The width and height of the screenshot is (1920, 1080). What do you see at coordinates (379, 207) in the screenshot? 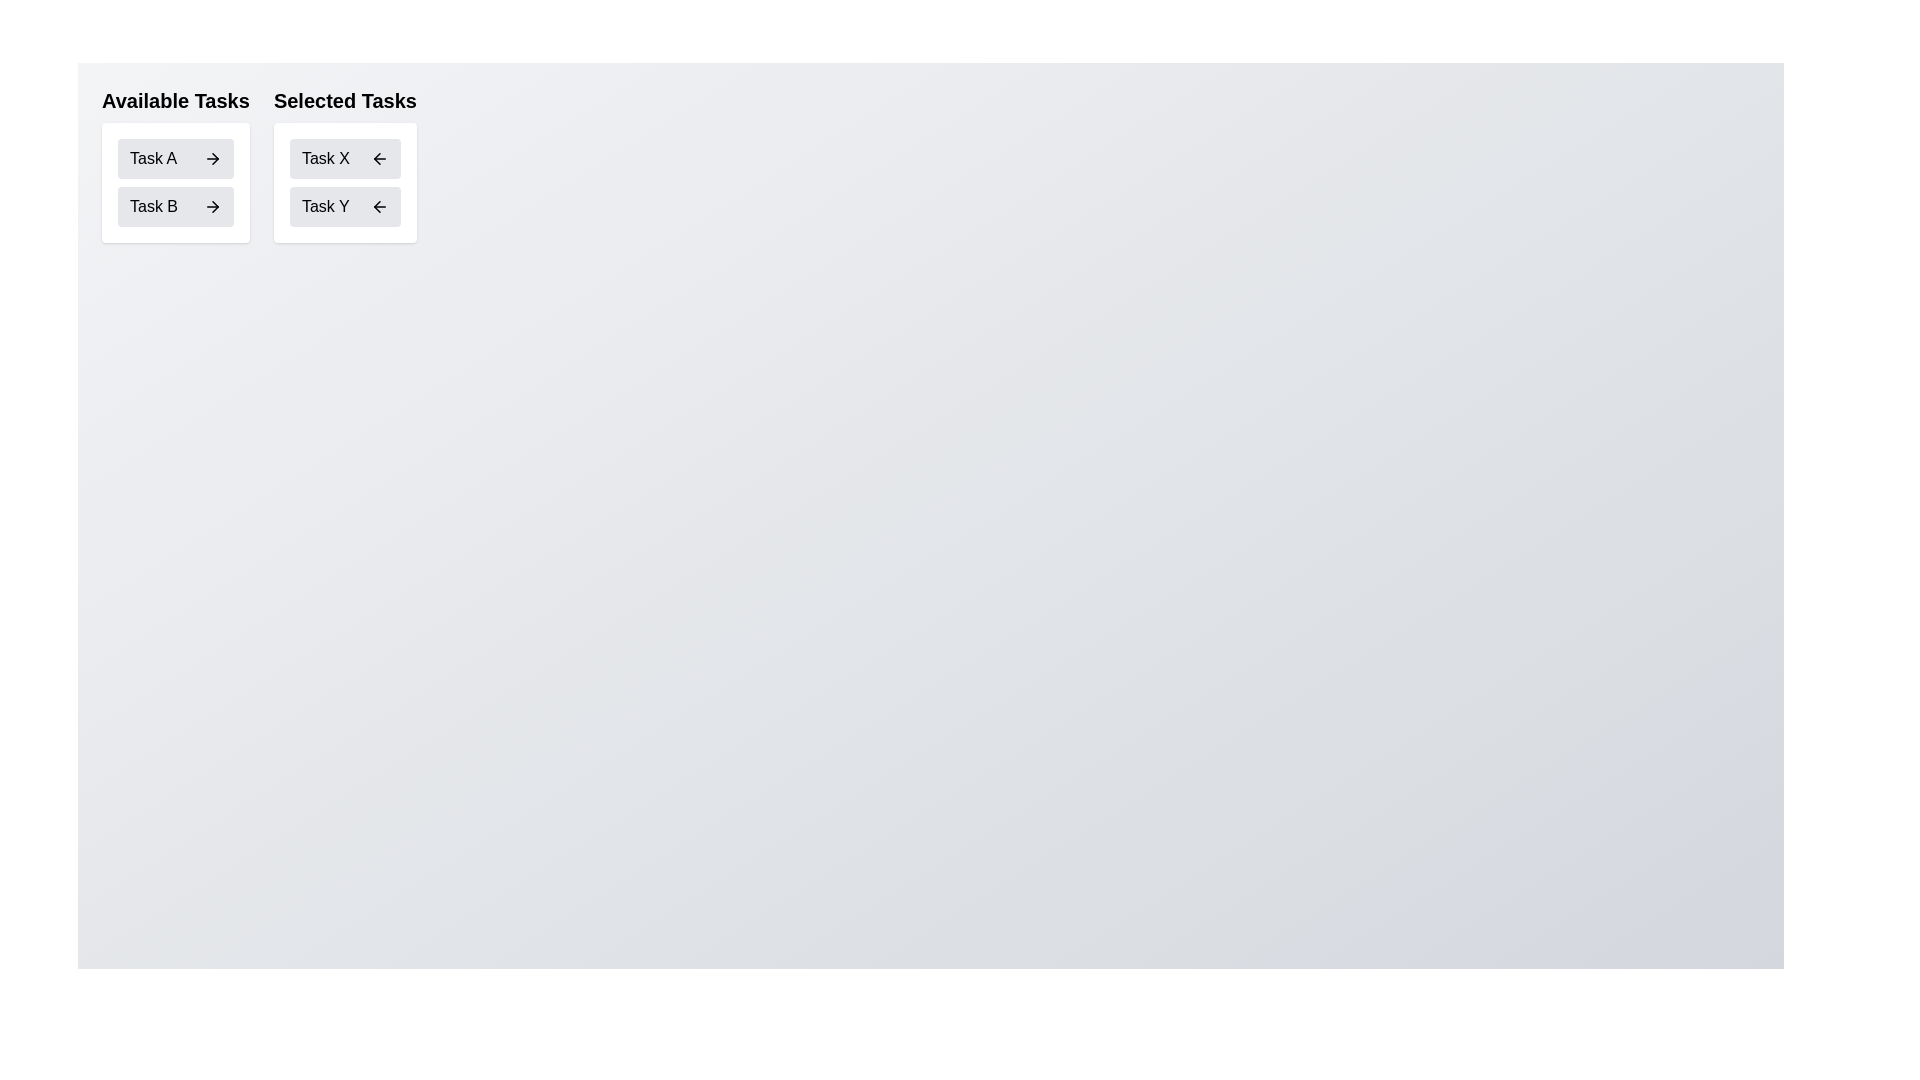
I see `left arrow button next to Task Y in the 'Selected Tasks' list to transfer it to 'Available Tasks'` at bounding box center [379, 207].